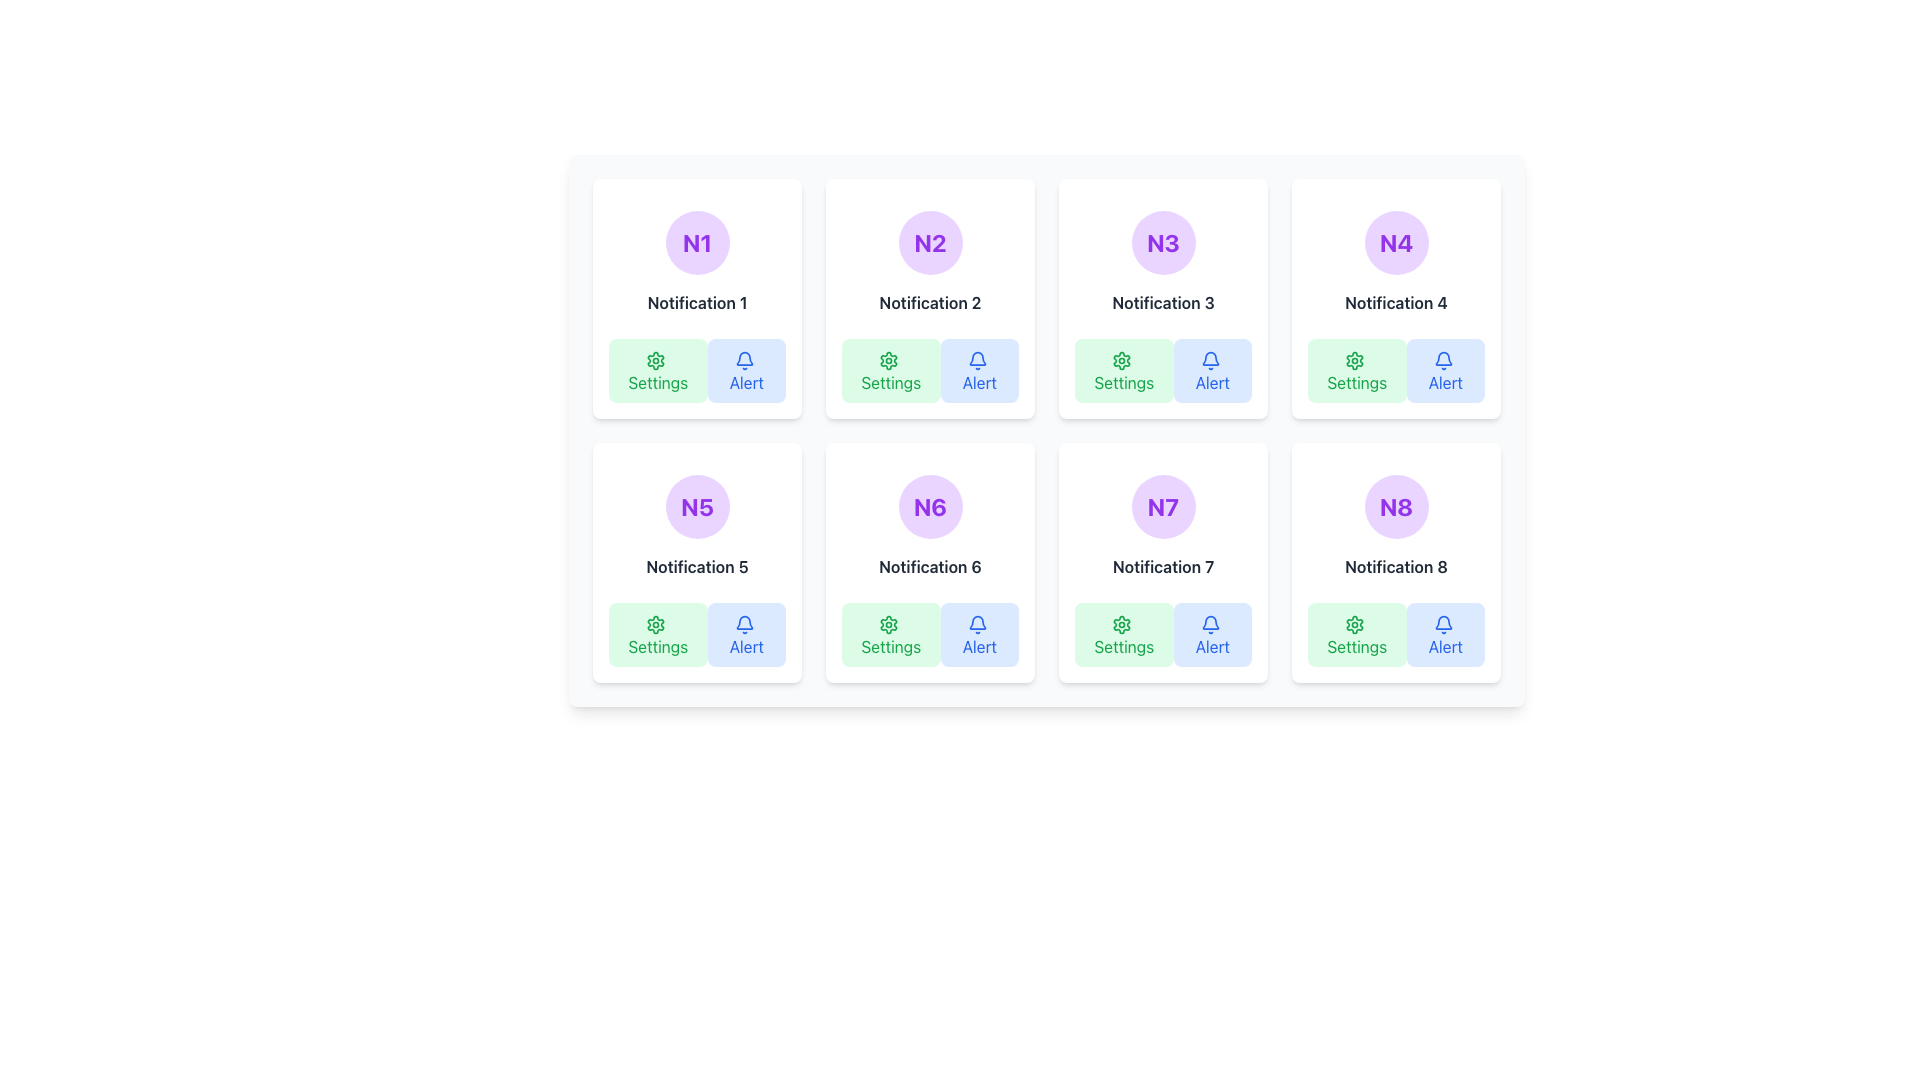 The height and width of the screenshot is (1080, 1920). I want to click on the 'Alert' button that contains the blue outline bell icon, which is positioned to the left of the text 'Alert' in the card titled 'Notification 2', so click(977, 360).